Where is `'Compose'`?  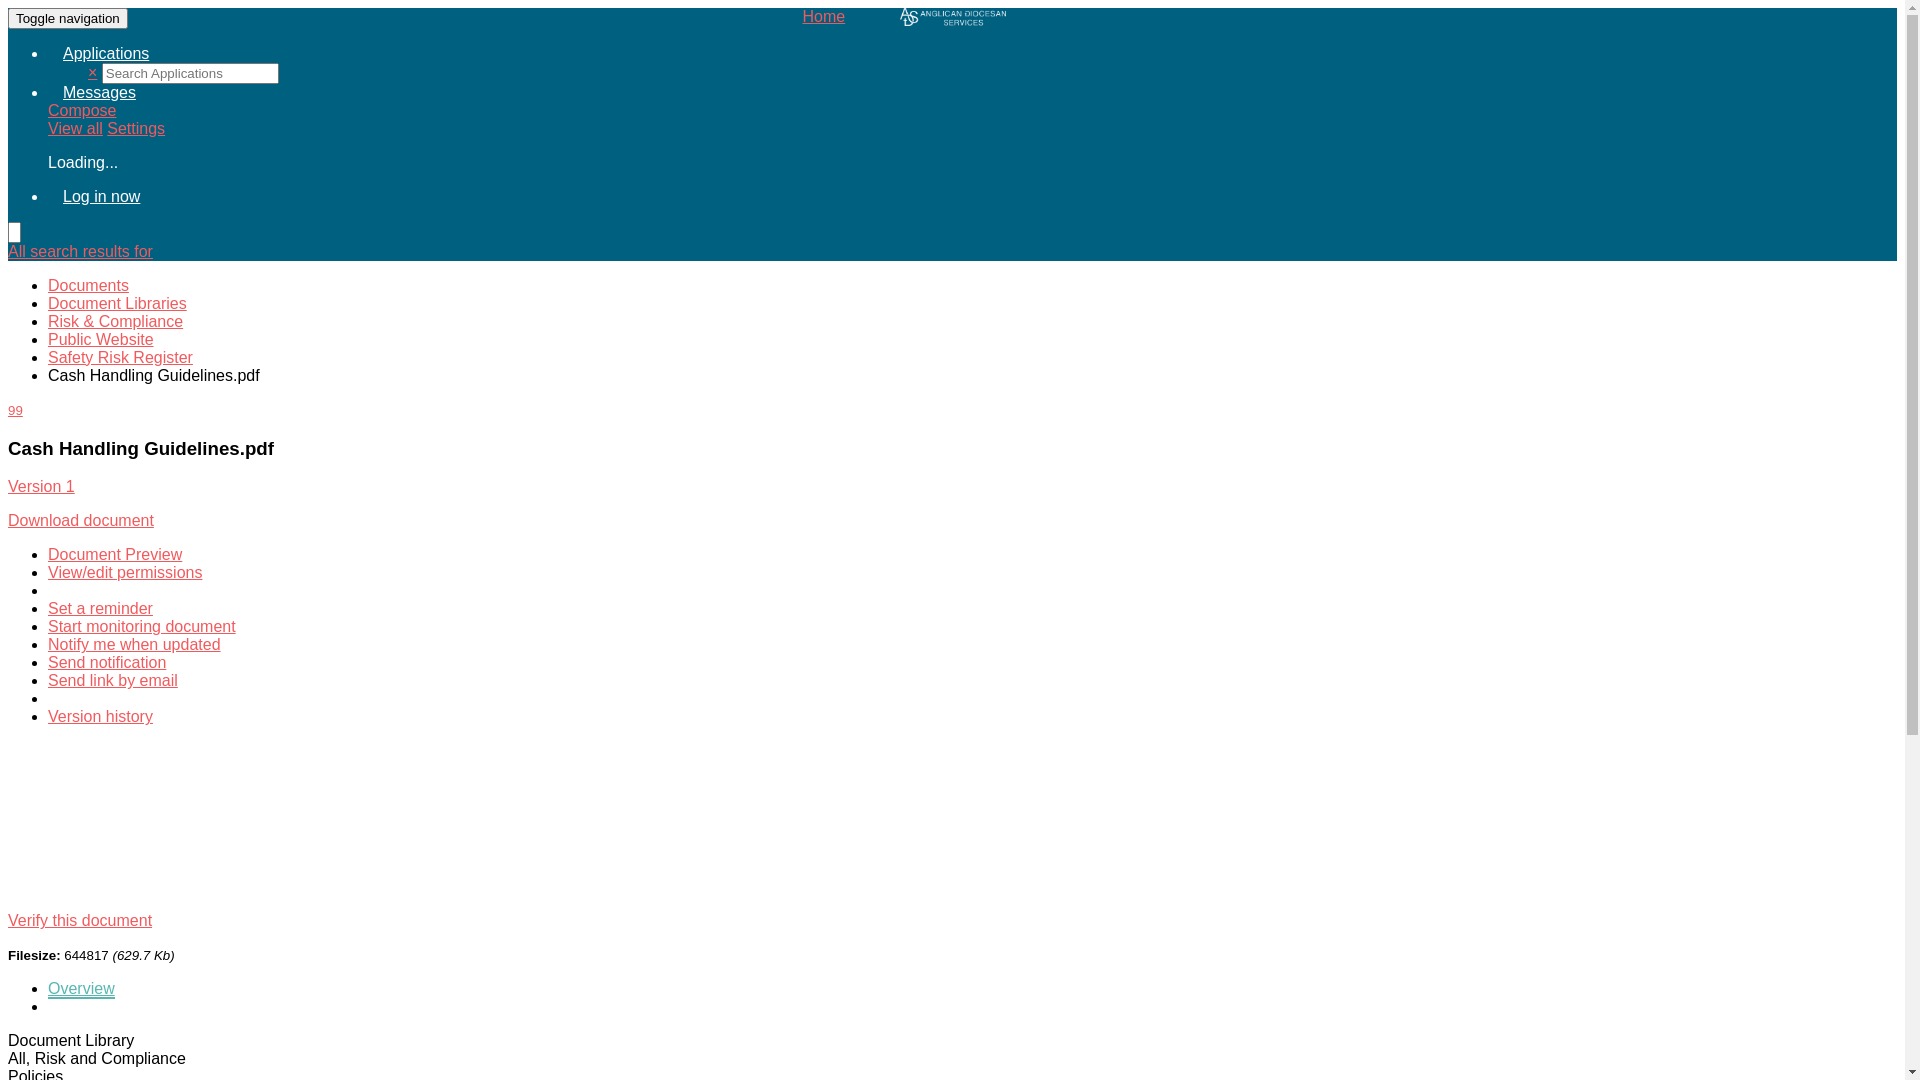 'Compose' is located at coordinates (80, 110).